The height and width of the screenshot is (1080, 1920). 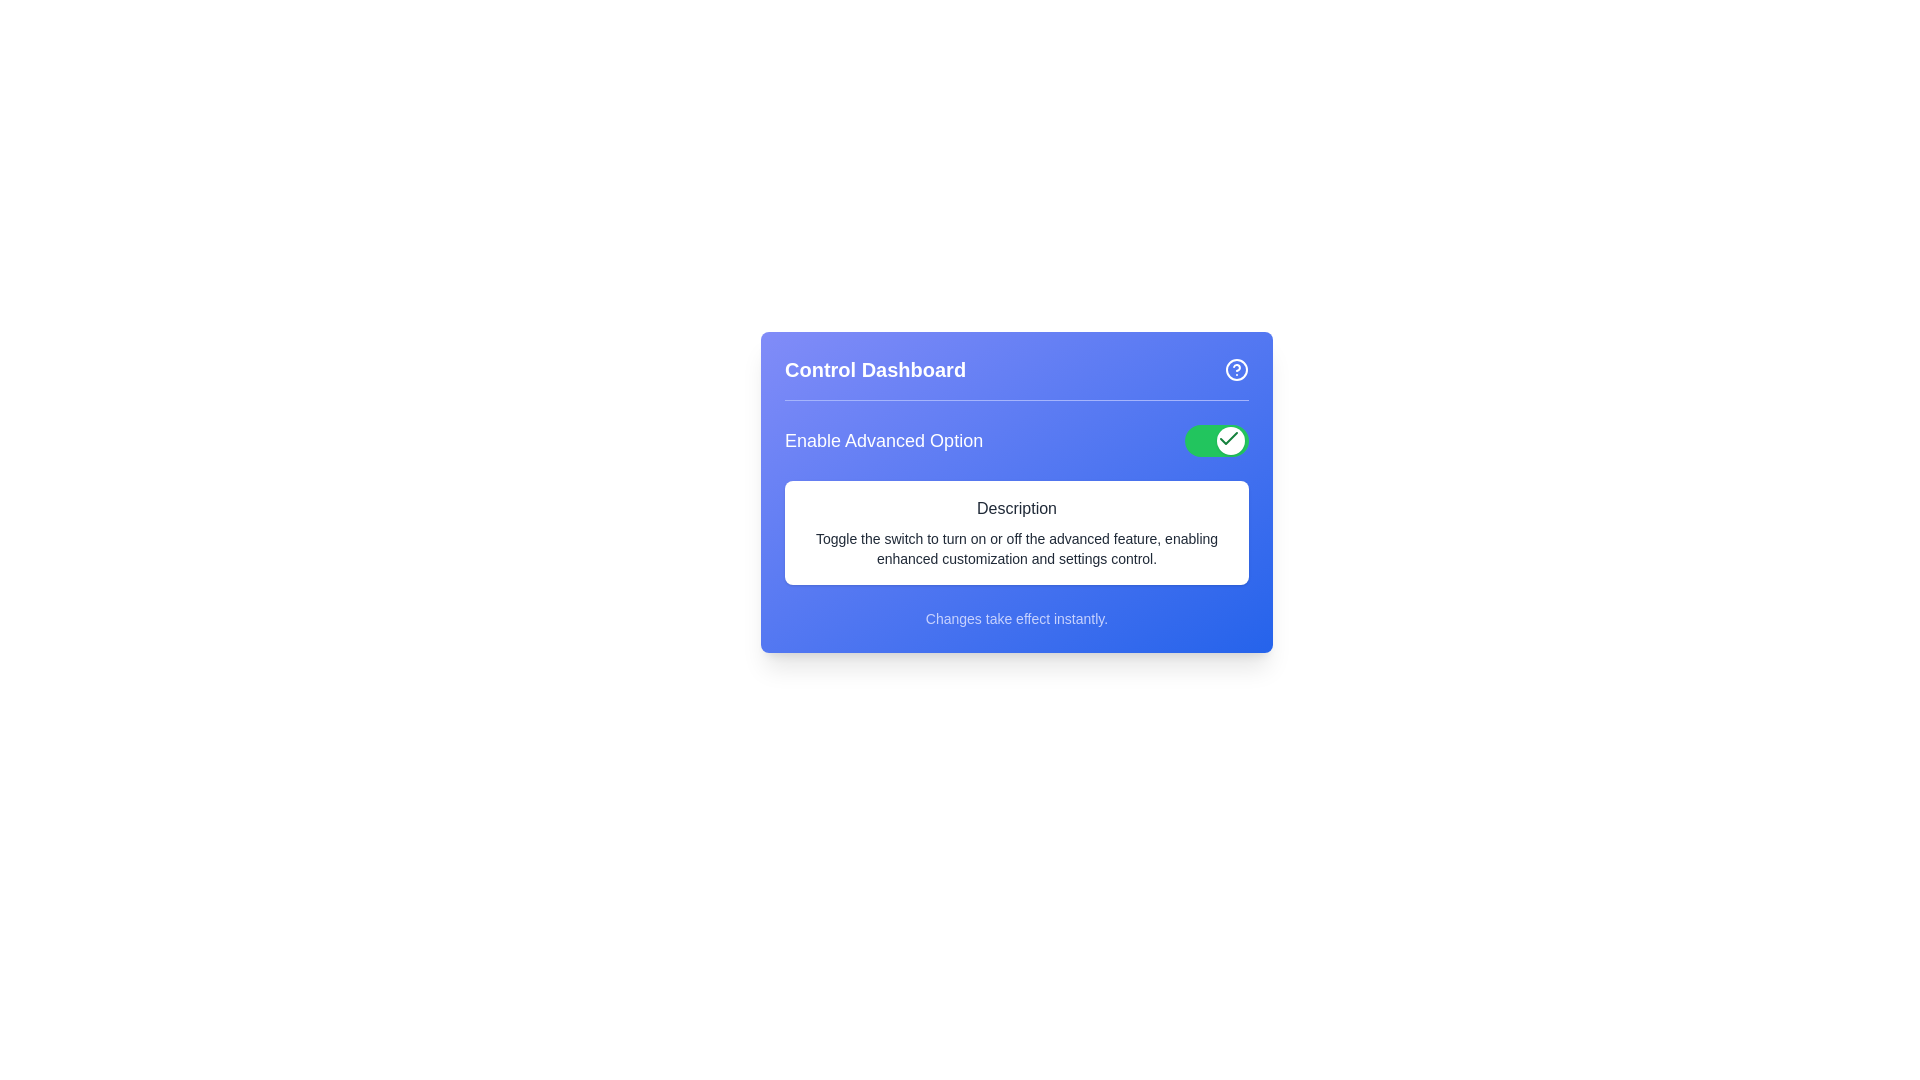 What do you see at coordinates (1229, 439) in the screenshot?
I see `the circular white toggle button with a green checkmark icon located on the right side of the green toggle switch` at bounding box center [1229, 439].